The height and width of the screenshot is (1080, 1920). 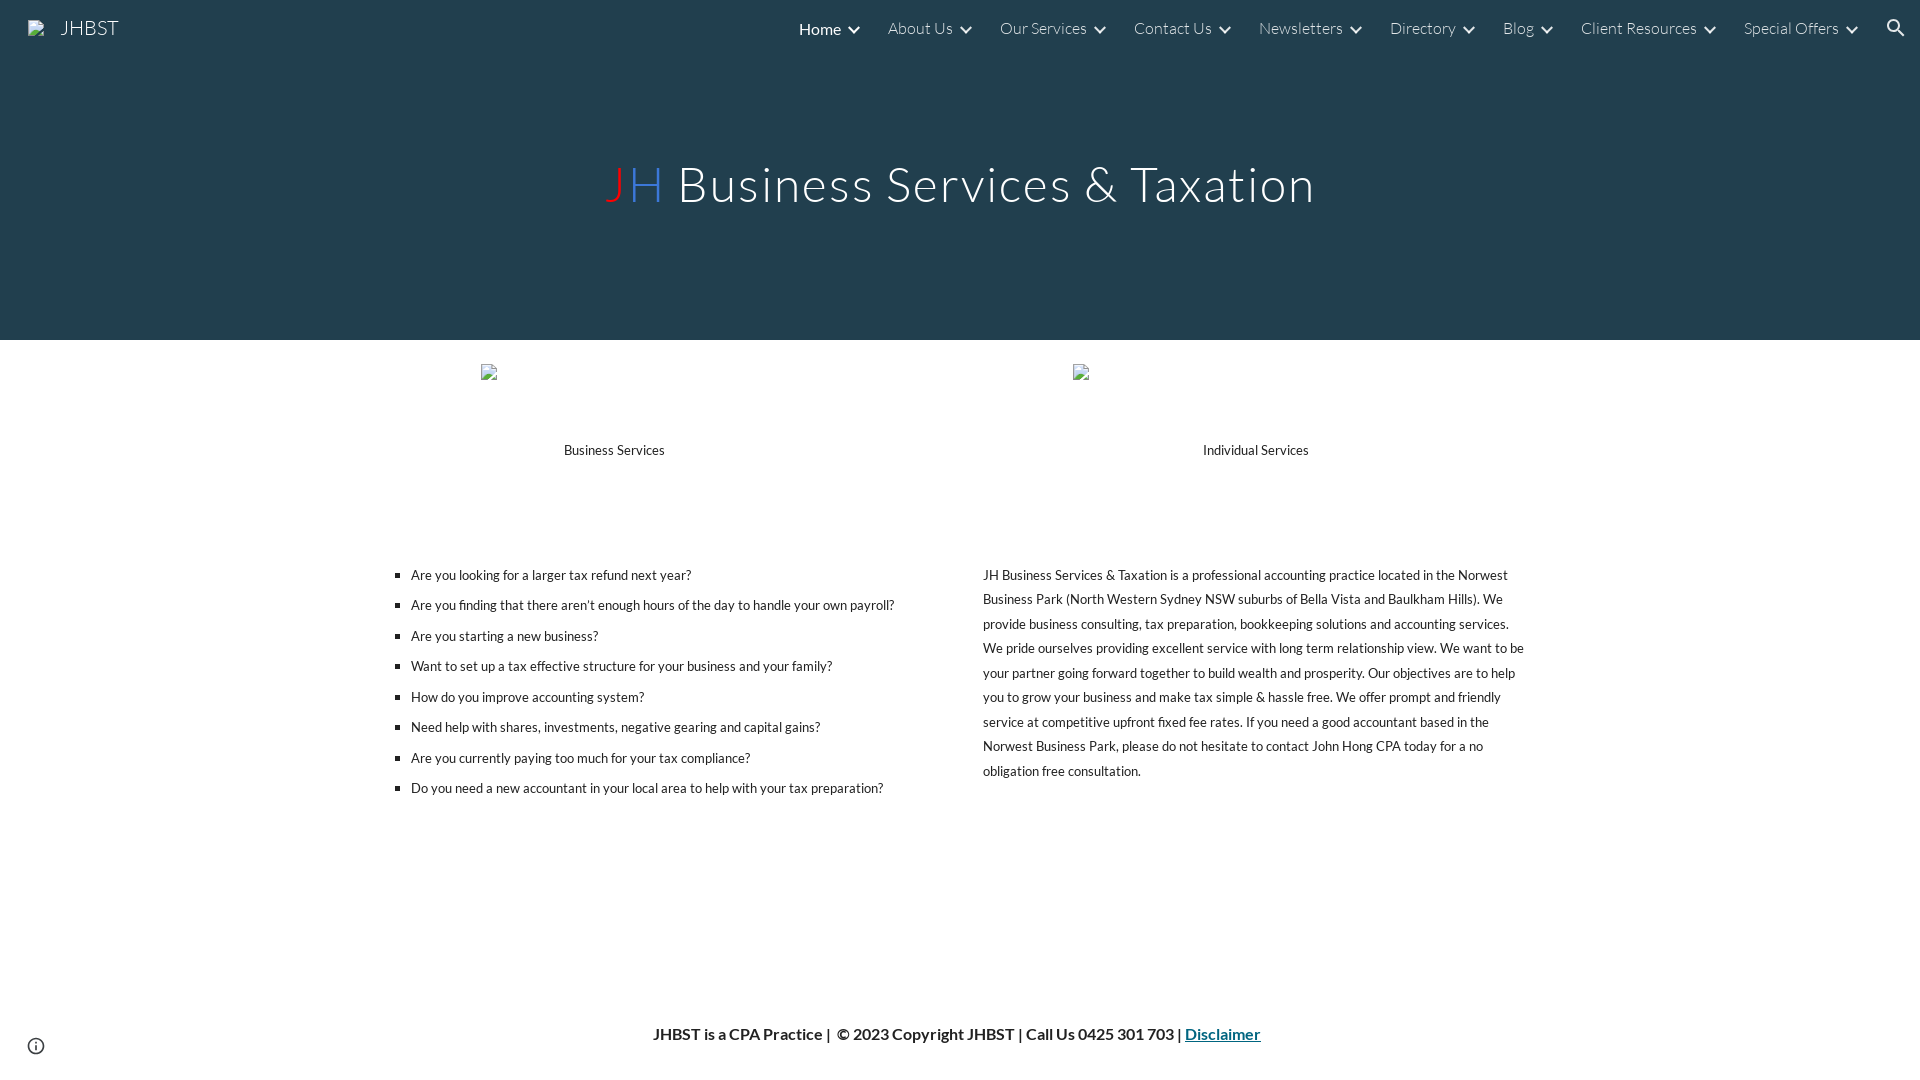 What do you see at coordinates (1389, 27) in the screenshot?
I see `'Directory'` at bounding box center [1389, 27].